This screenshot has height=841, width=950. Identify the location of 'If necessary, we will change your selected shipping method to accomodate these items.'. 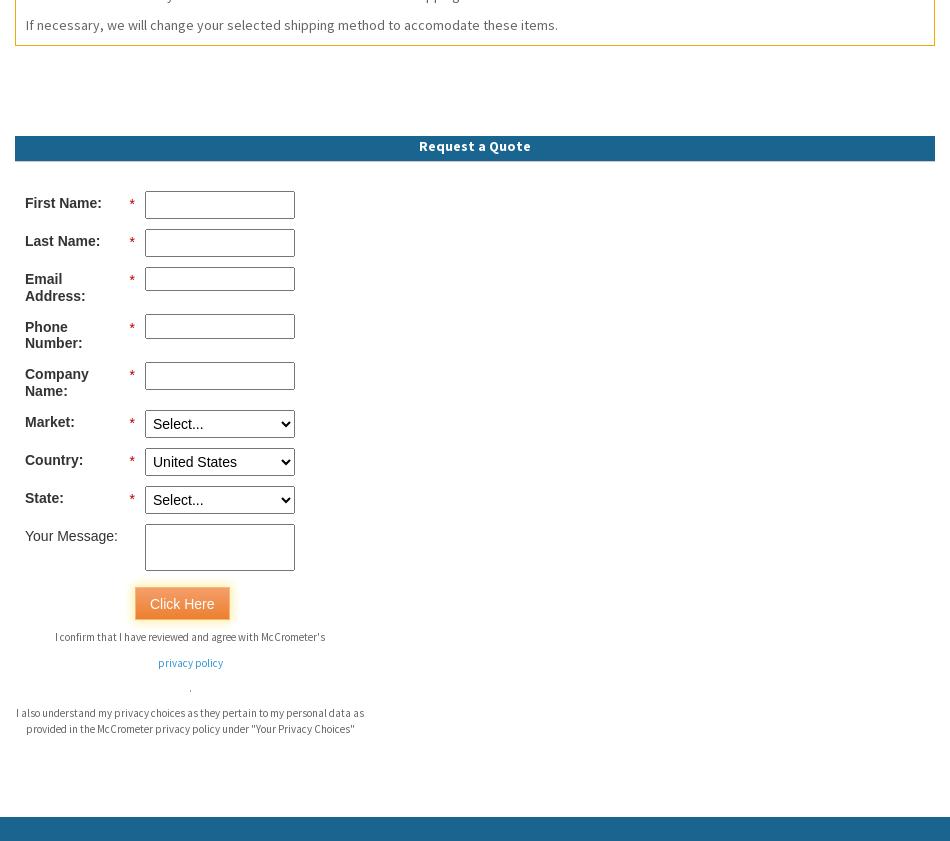
(291, 22).